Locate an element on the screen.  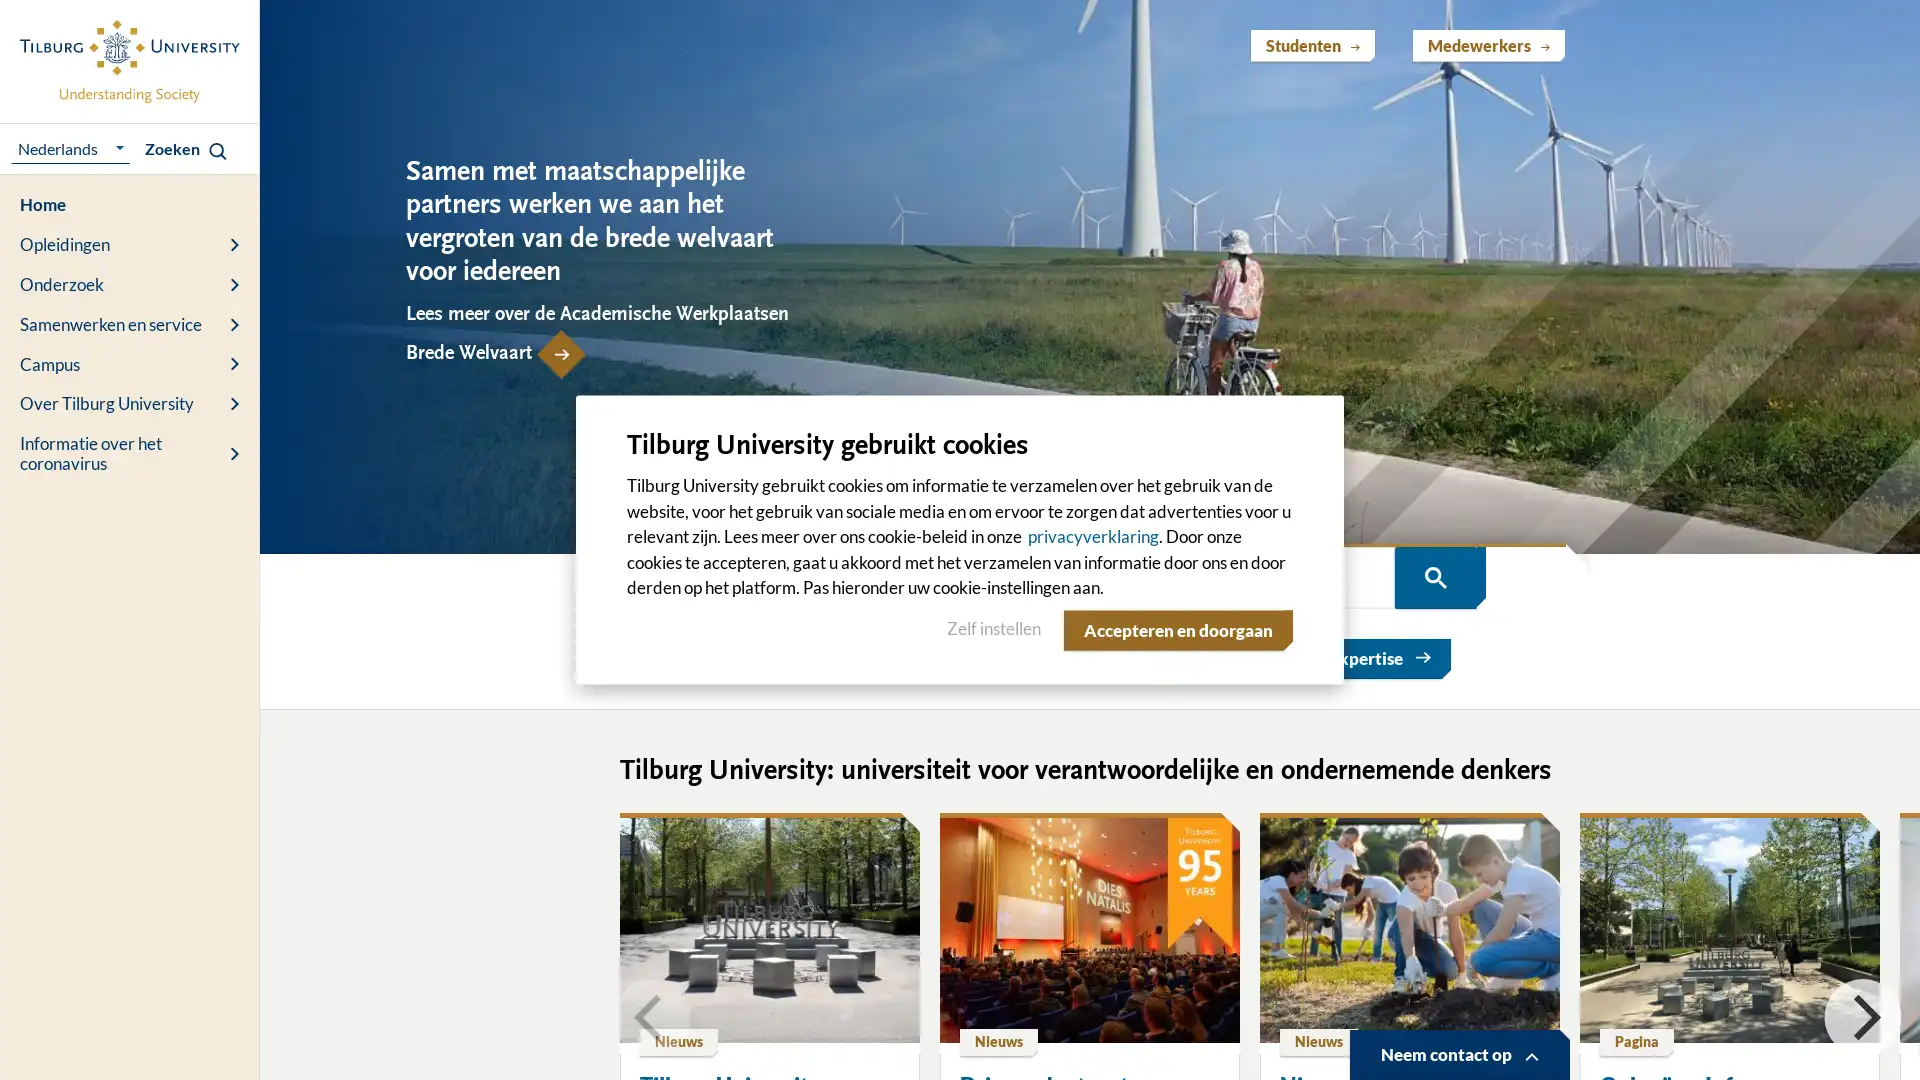
Accepteren en doorgaan is located at coordinates (1174, 628).